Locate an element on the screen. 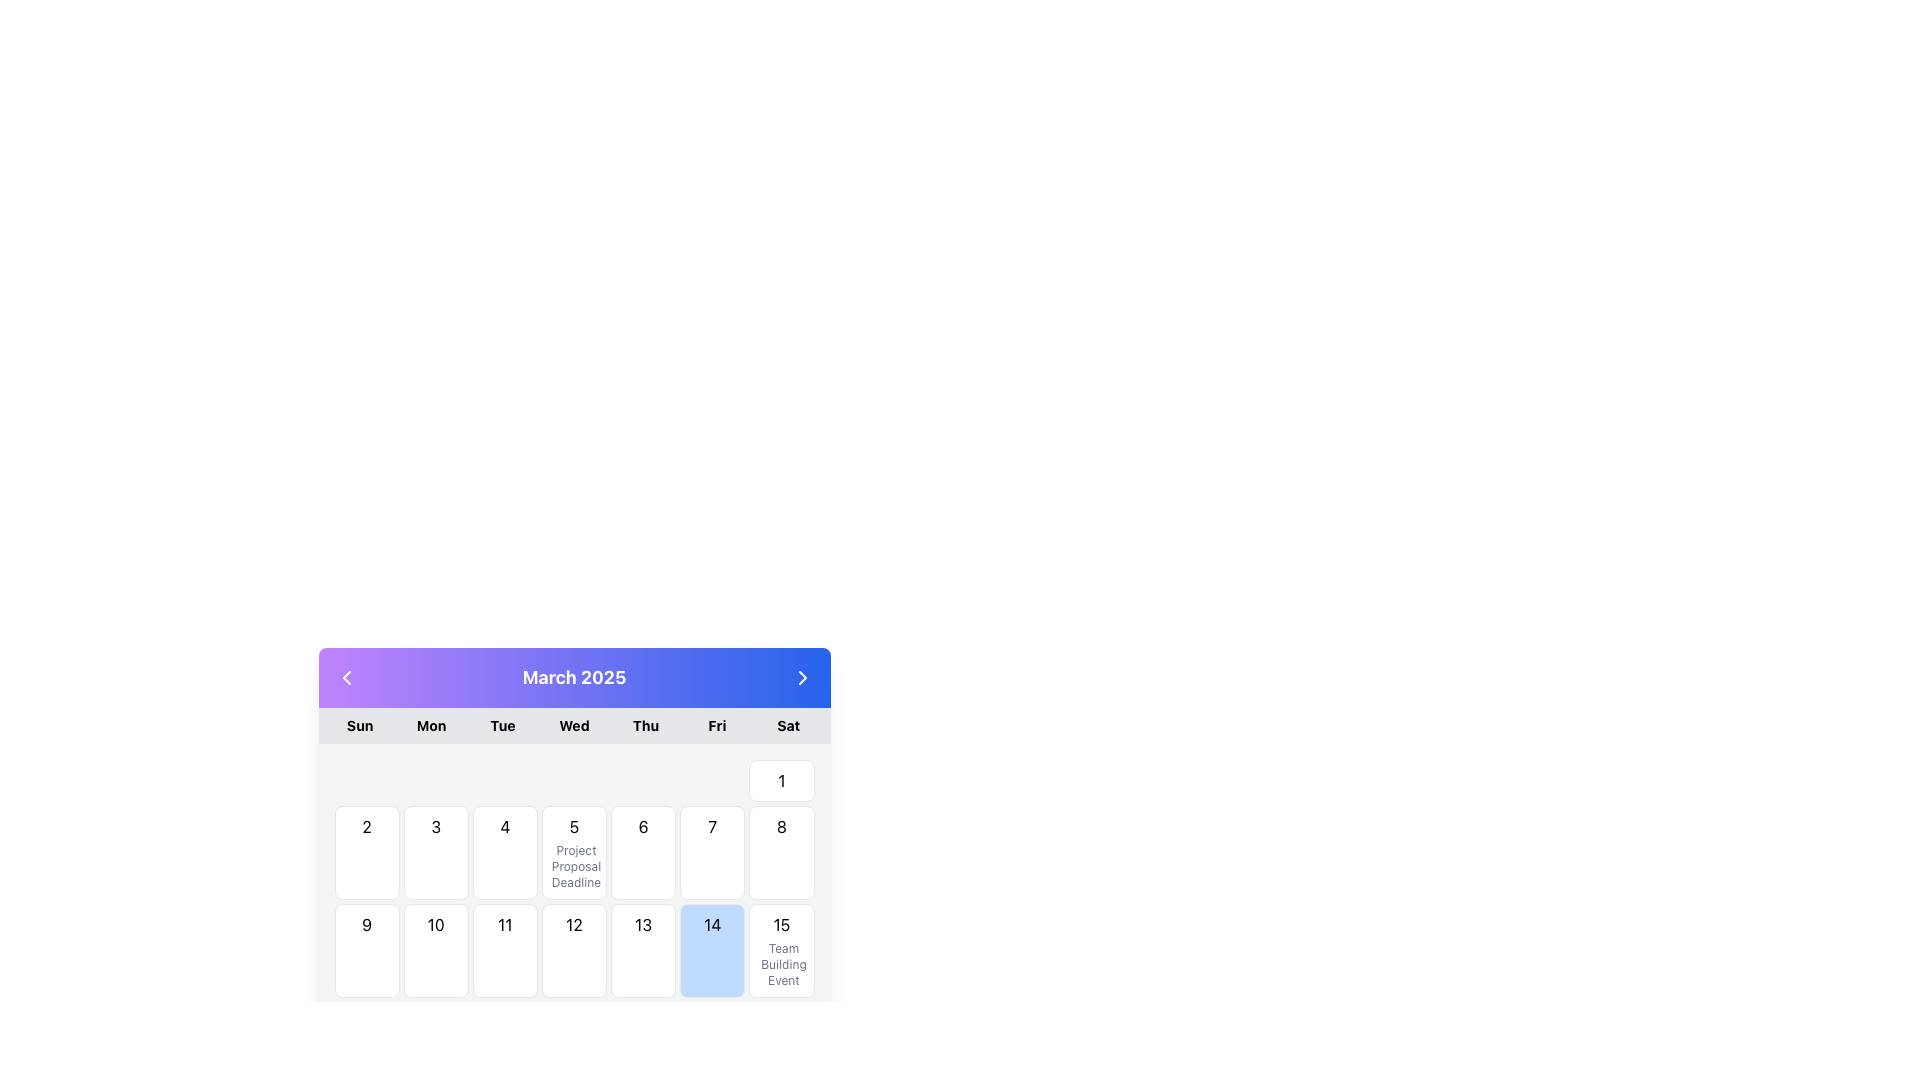 The height and width of the screenshot is (1080, 1920). the text label reading 'Team Building Event' which is centered within the calendar cell for the 15th day of the month is located at coordinates (781, 963).